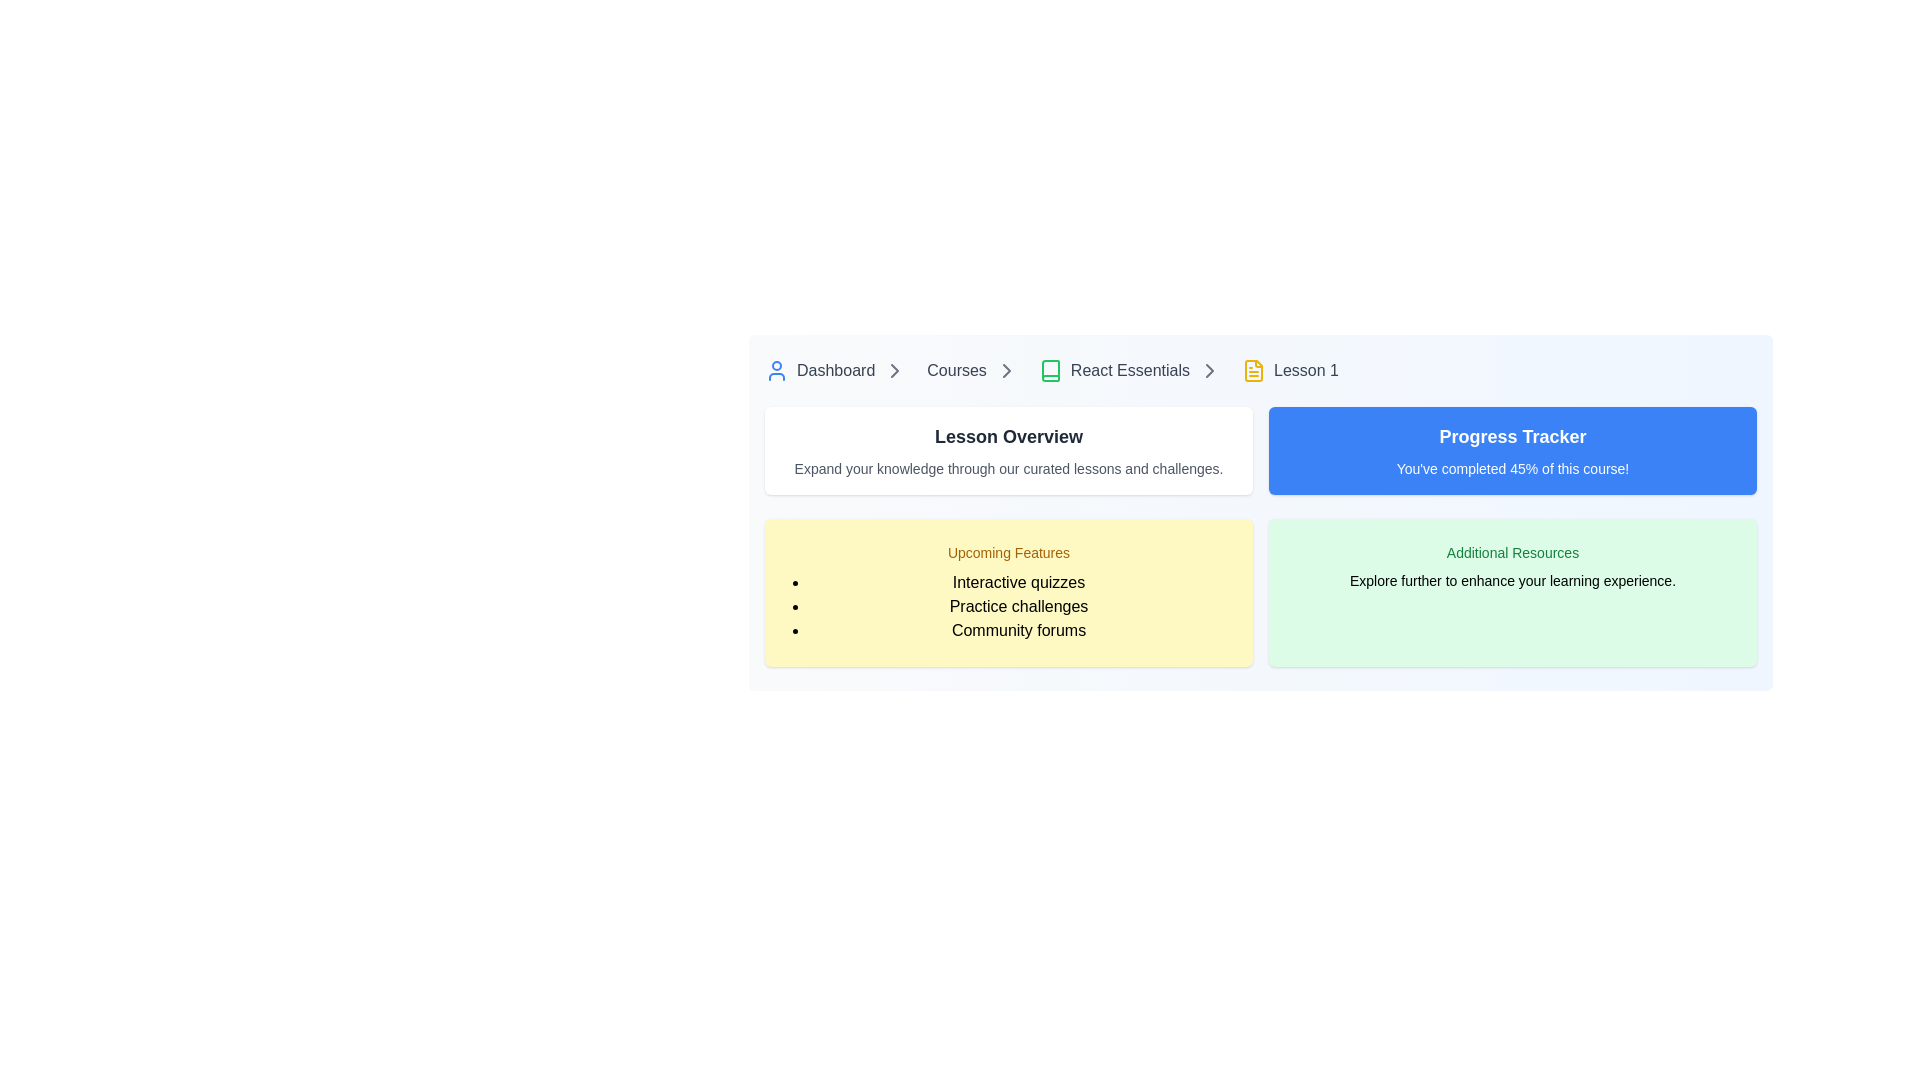  What do you see at coordinates (1008, 435) in the screenshot?
I see `the 'Lesson Overview' heading which is styled in bold, large dark gray text located in the top-middle section of the interface` at bounding box center [1008, 435].